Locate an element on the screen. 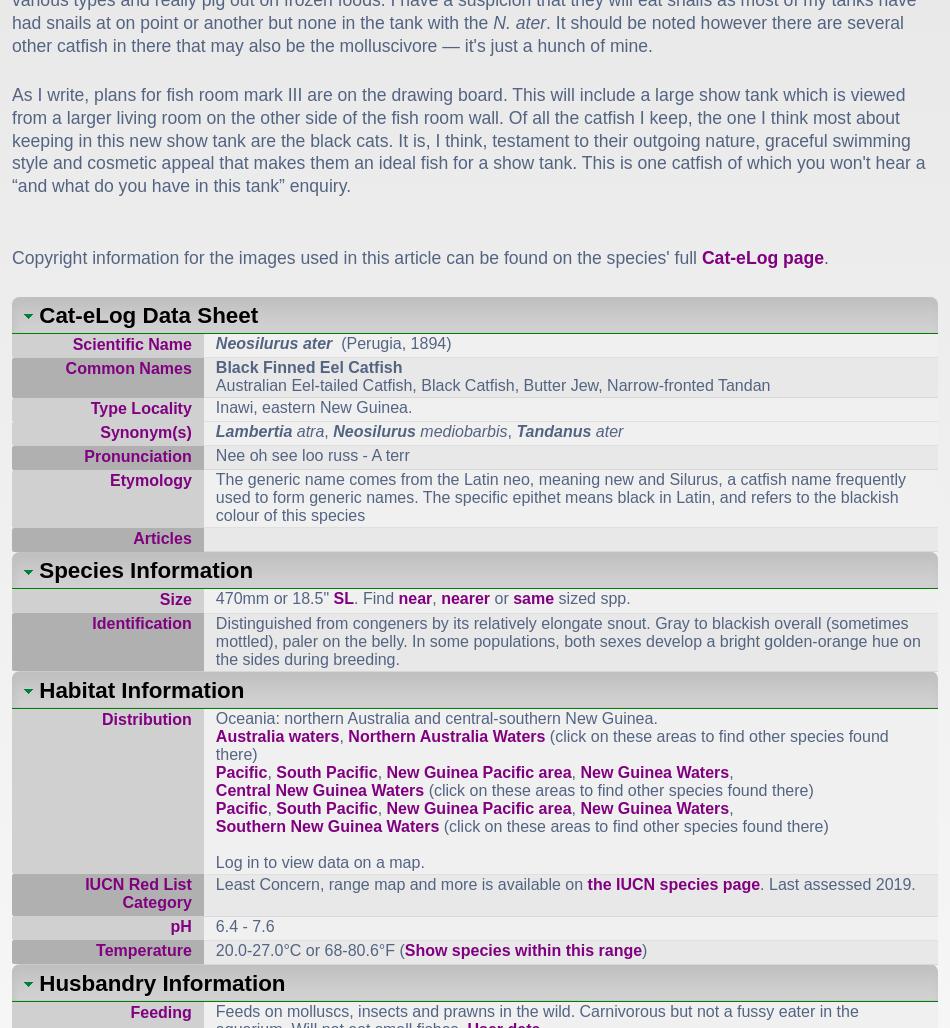 Image resolution: width=950 pixels, height=1028 pixels. 'Etymology' is located at coordinates (110, 478).